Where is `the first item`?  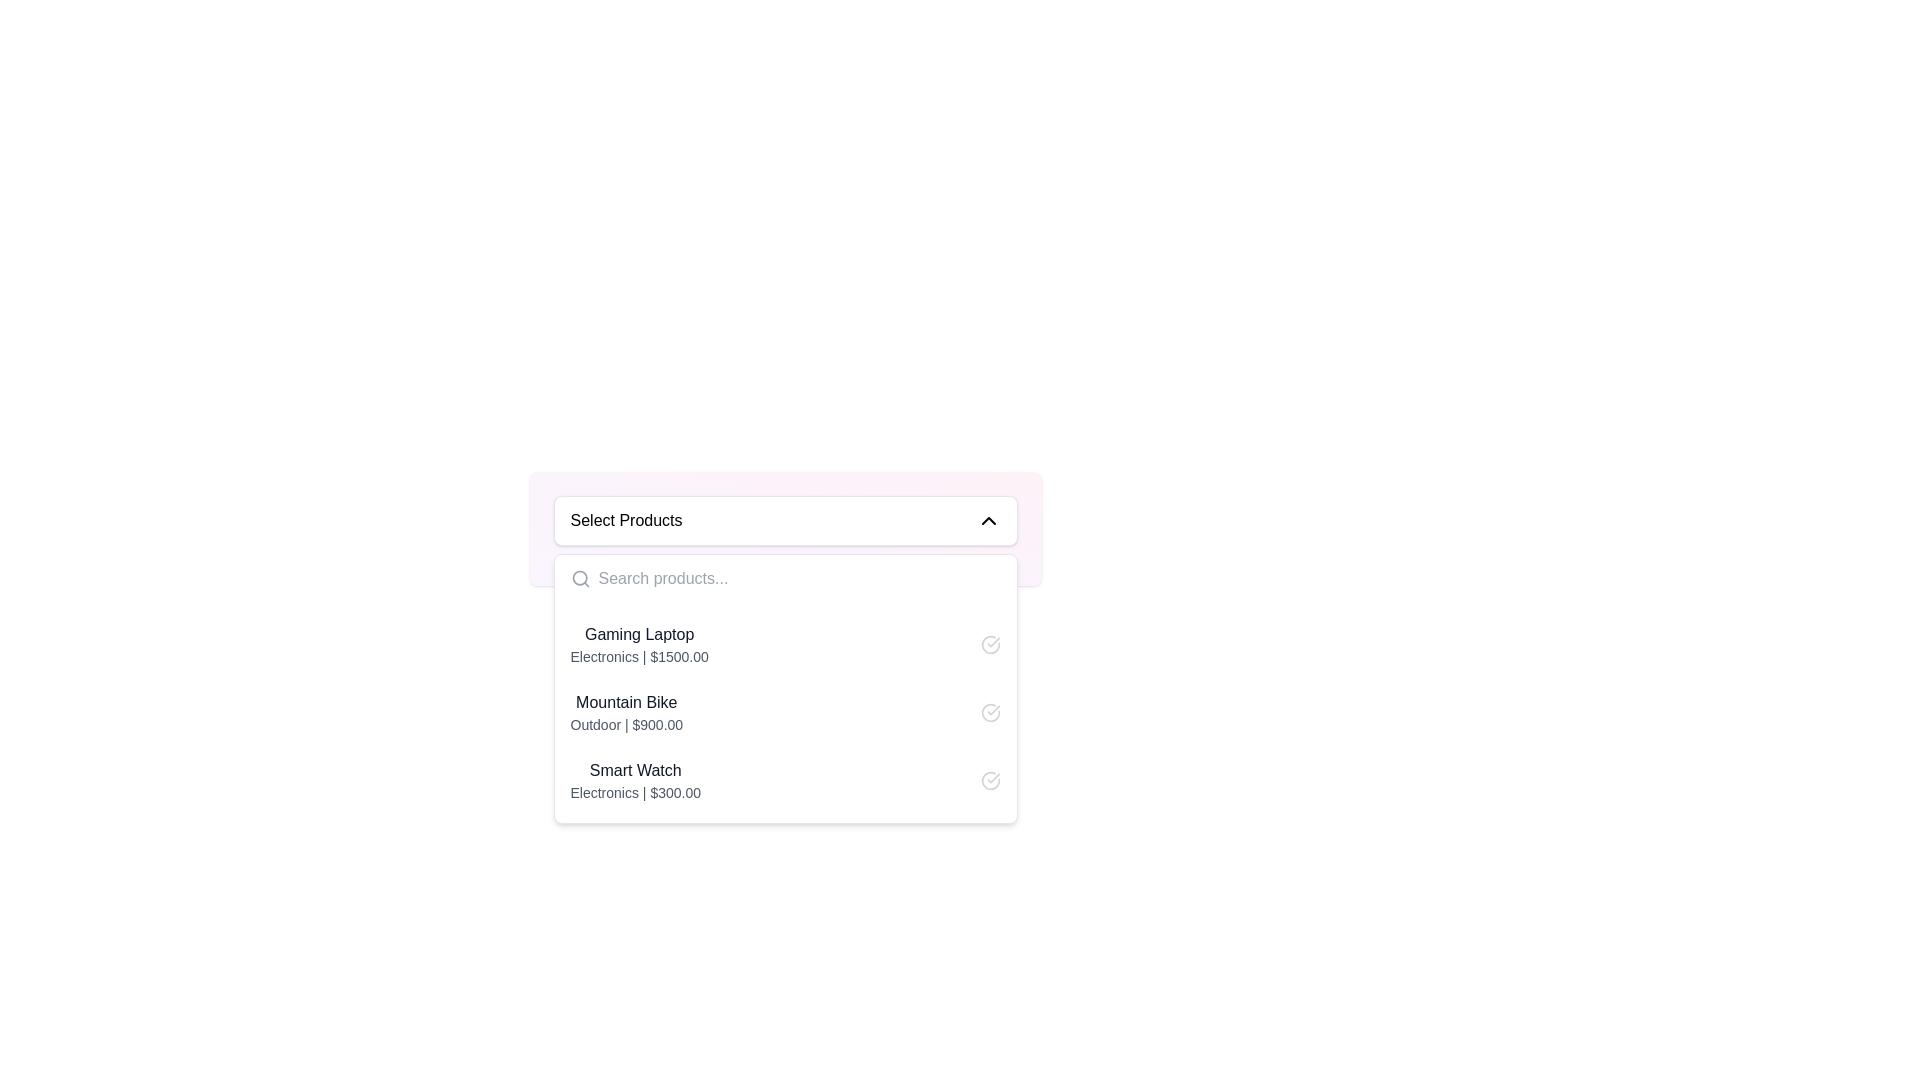
the first item is located at coordinates (638, 644).